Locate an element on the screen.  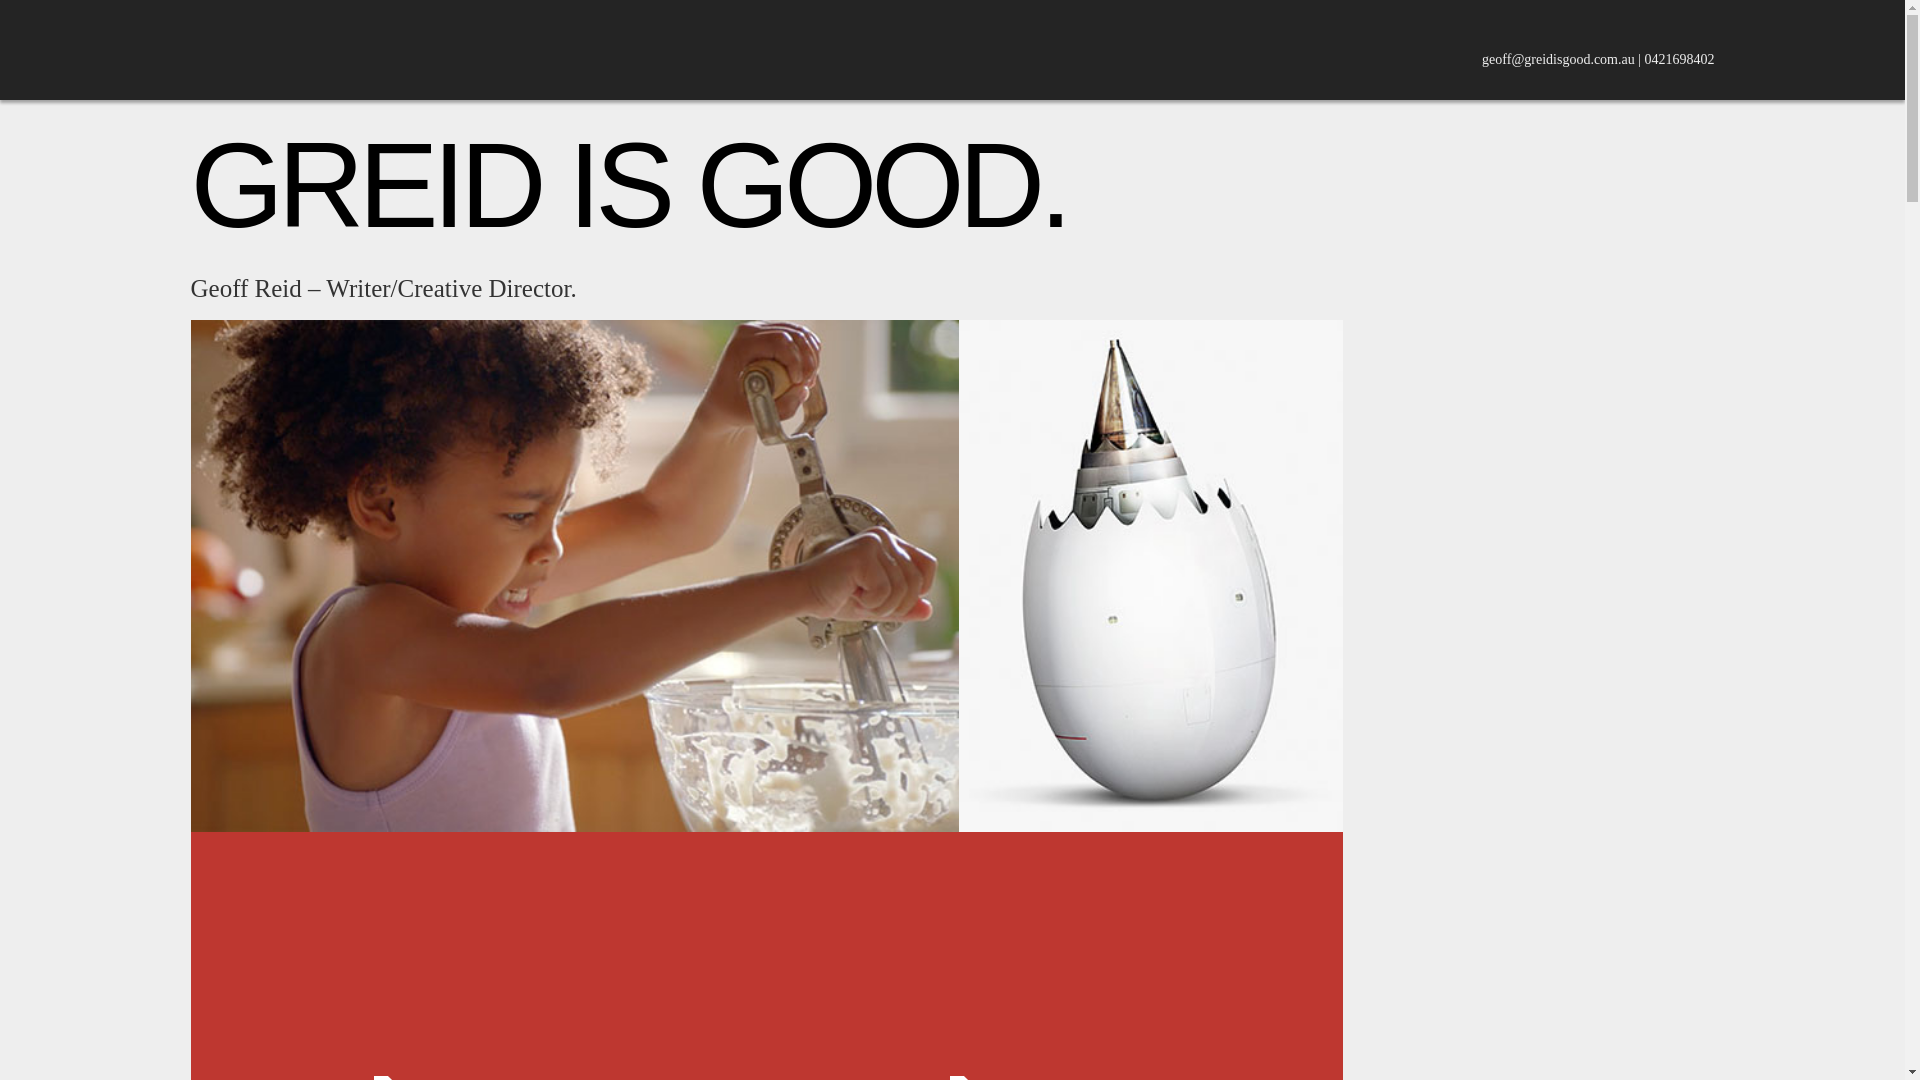
'geoff@greidisgood.com.au | 0421698402' is located at coordinates (1482, 58).